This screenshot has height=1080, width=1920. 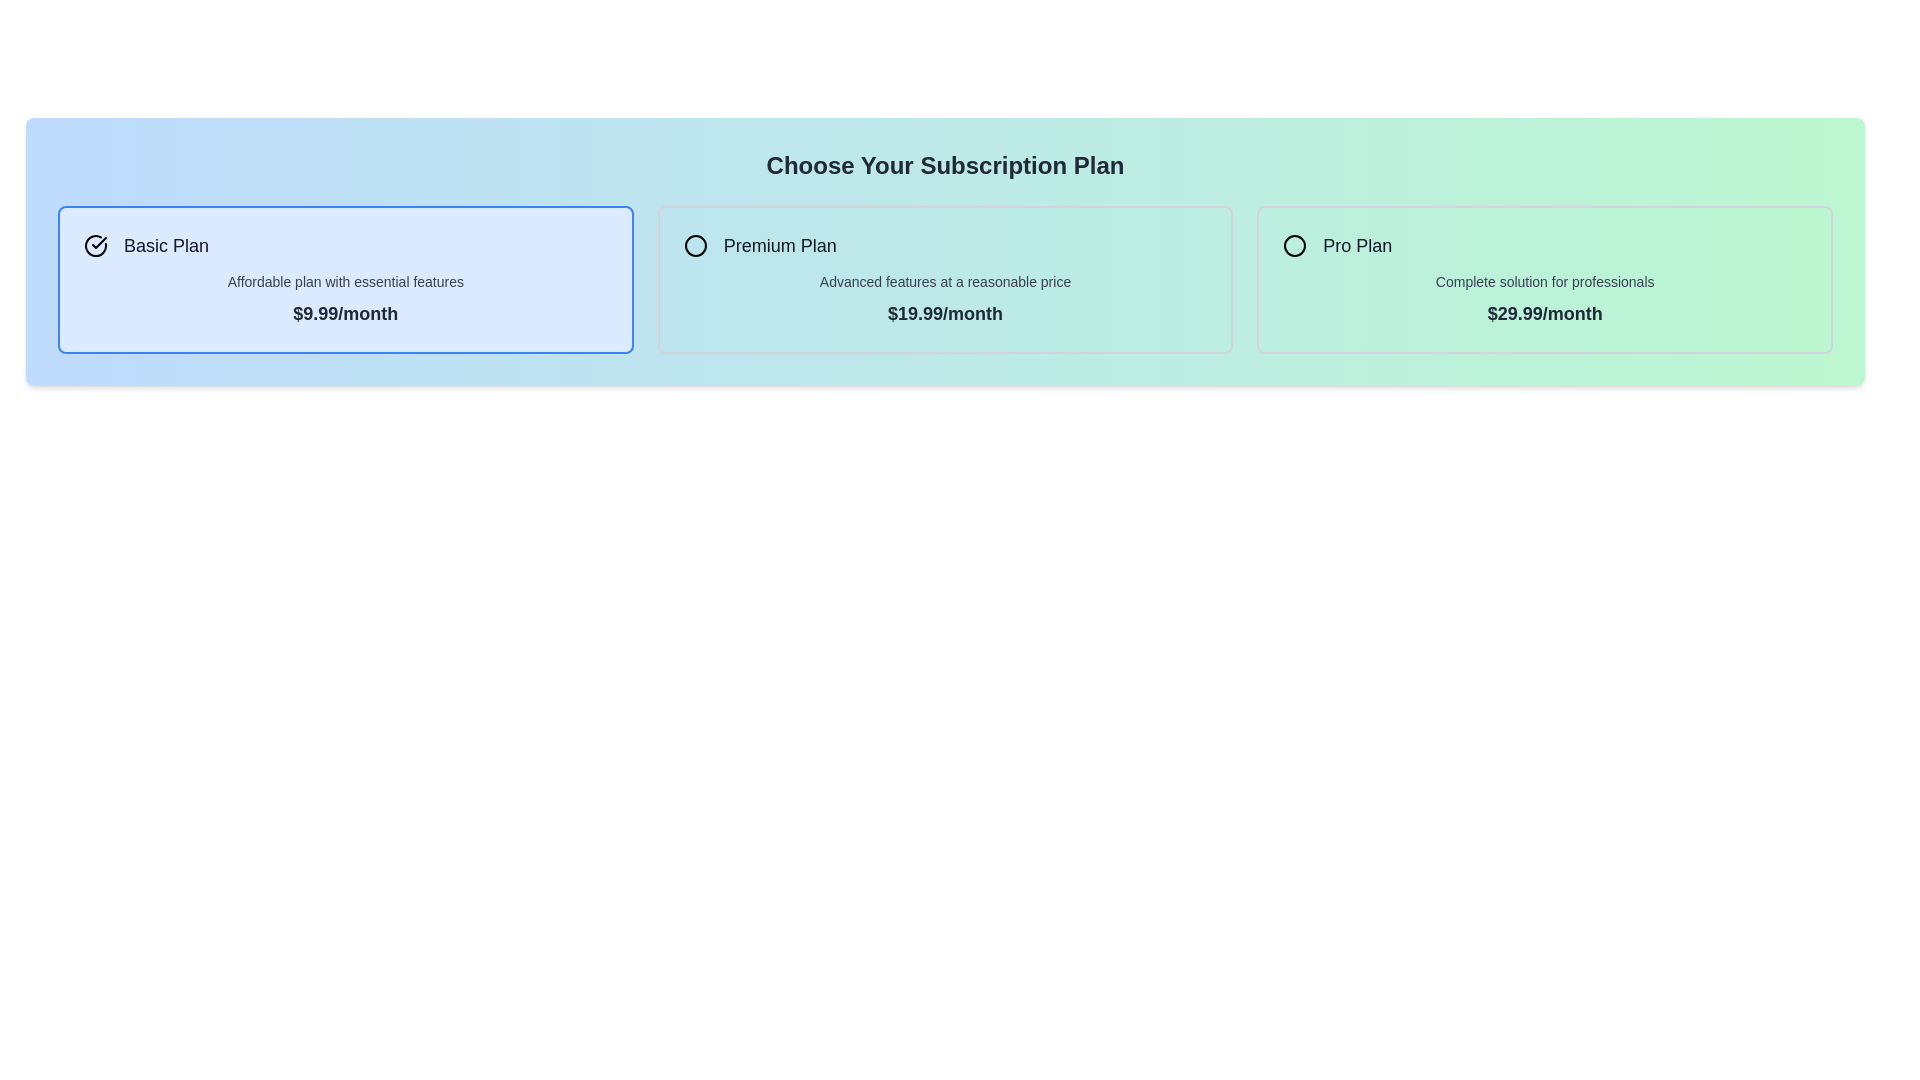 What do you see at coordinates (944, 164) in the screenshot?
I see `the centered heading displaying 'Choose Your Subscription Plan' in a bold, large font with dark gray color` at bounding box center [944, 164].